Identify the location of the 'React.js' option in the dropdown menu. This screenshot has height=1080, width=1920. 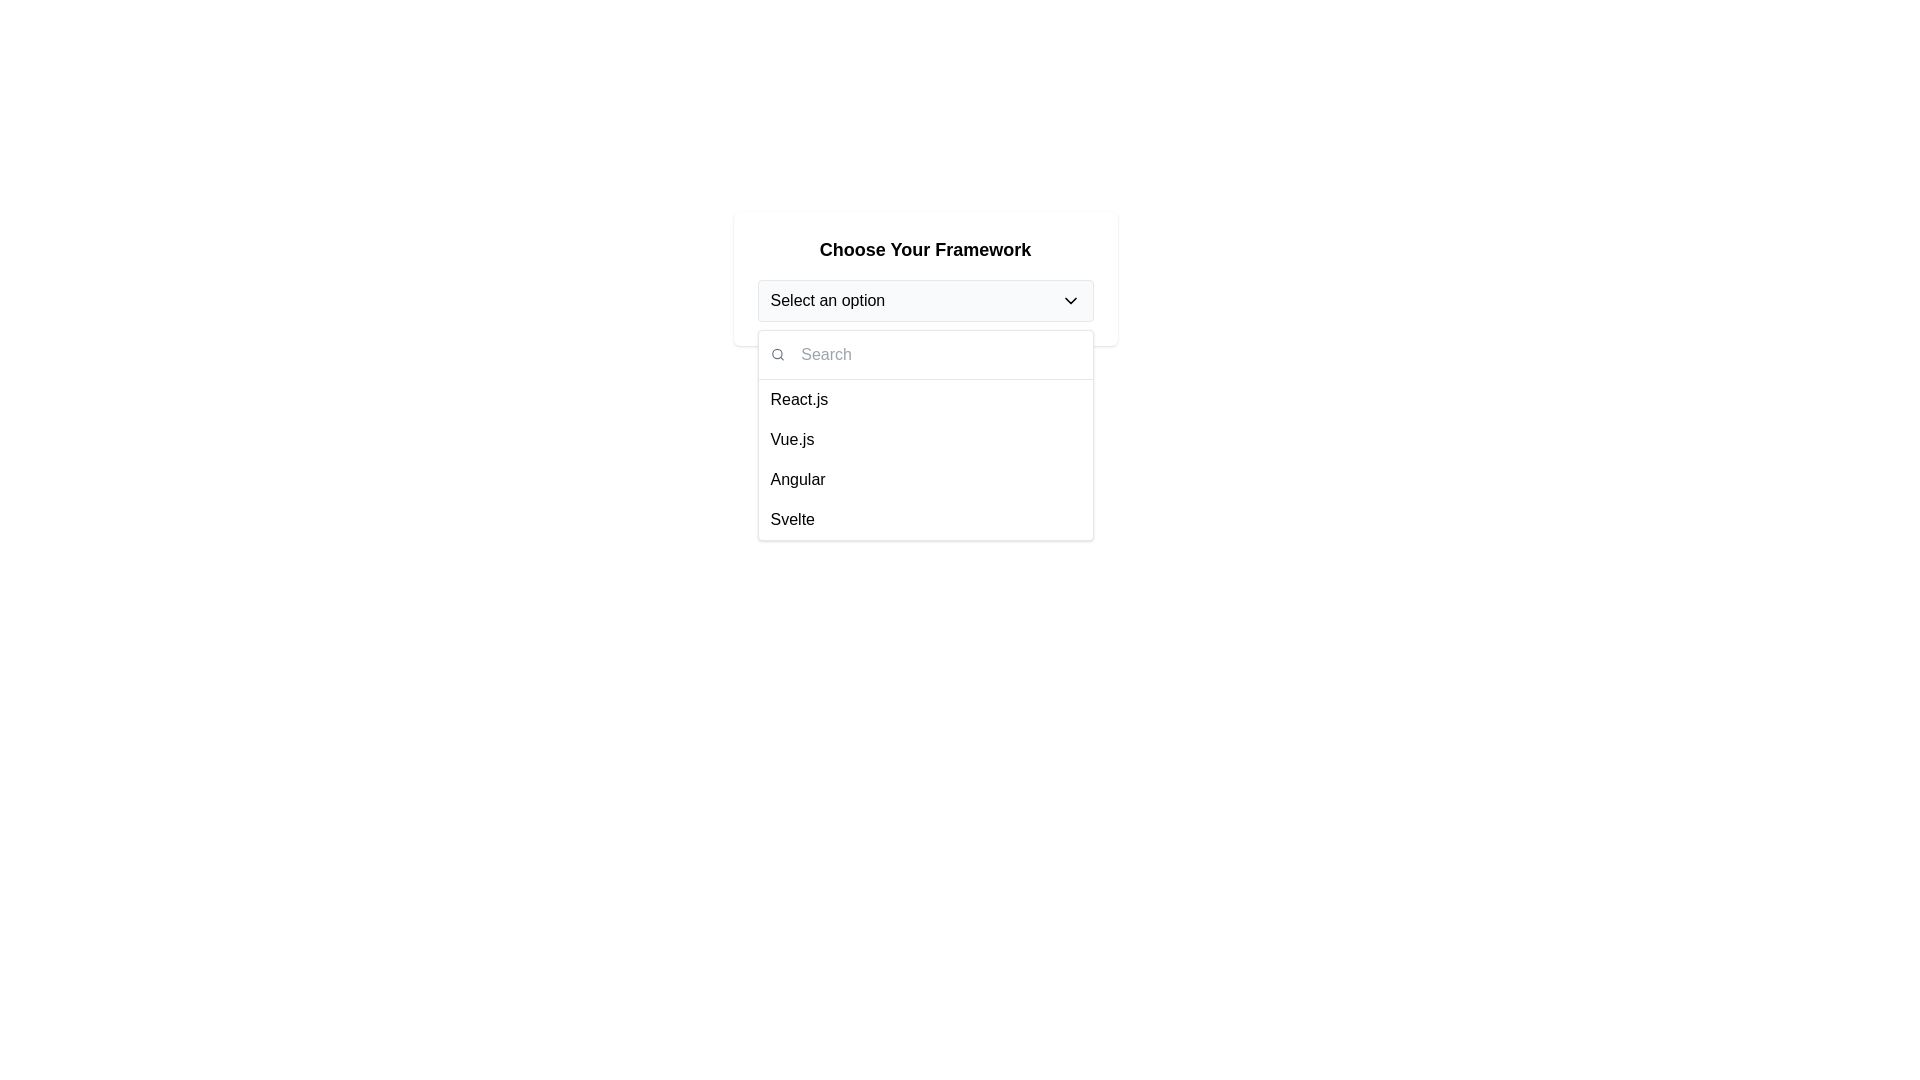
(798, 400).